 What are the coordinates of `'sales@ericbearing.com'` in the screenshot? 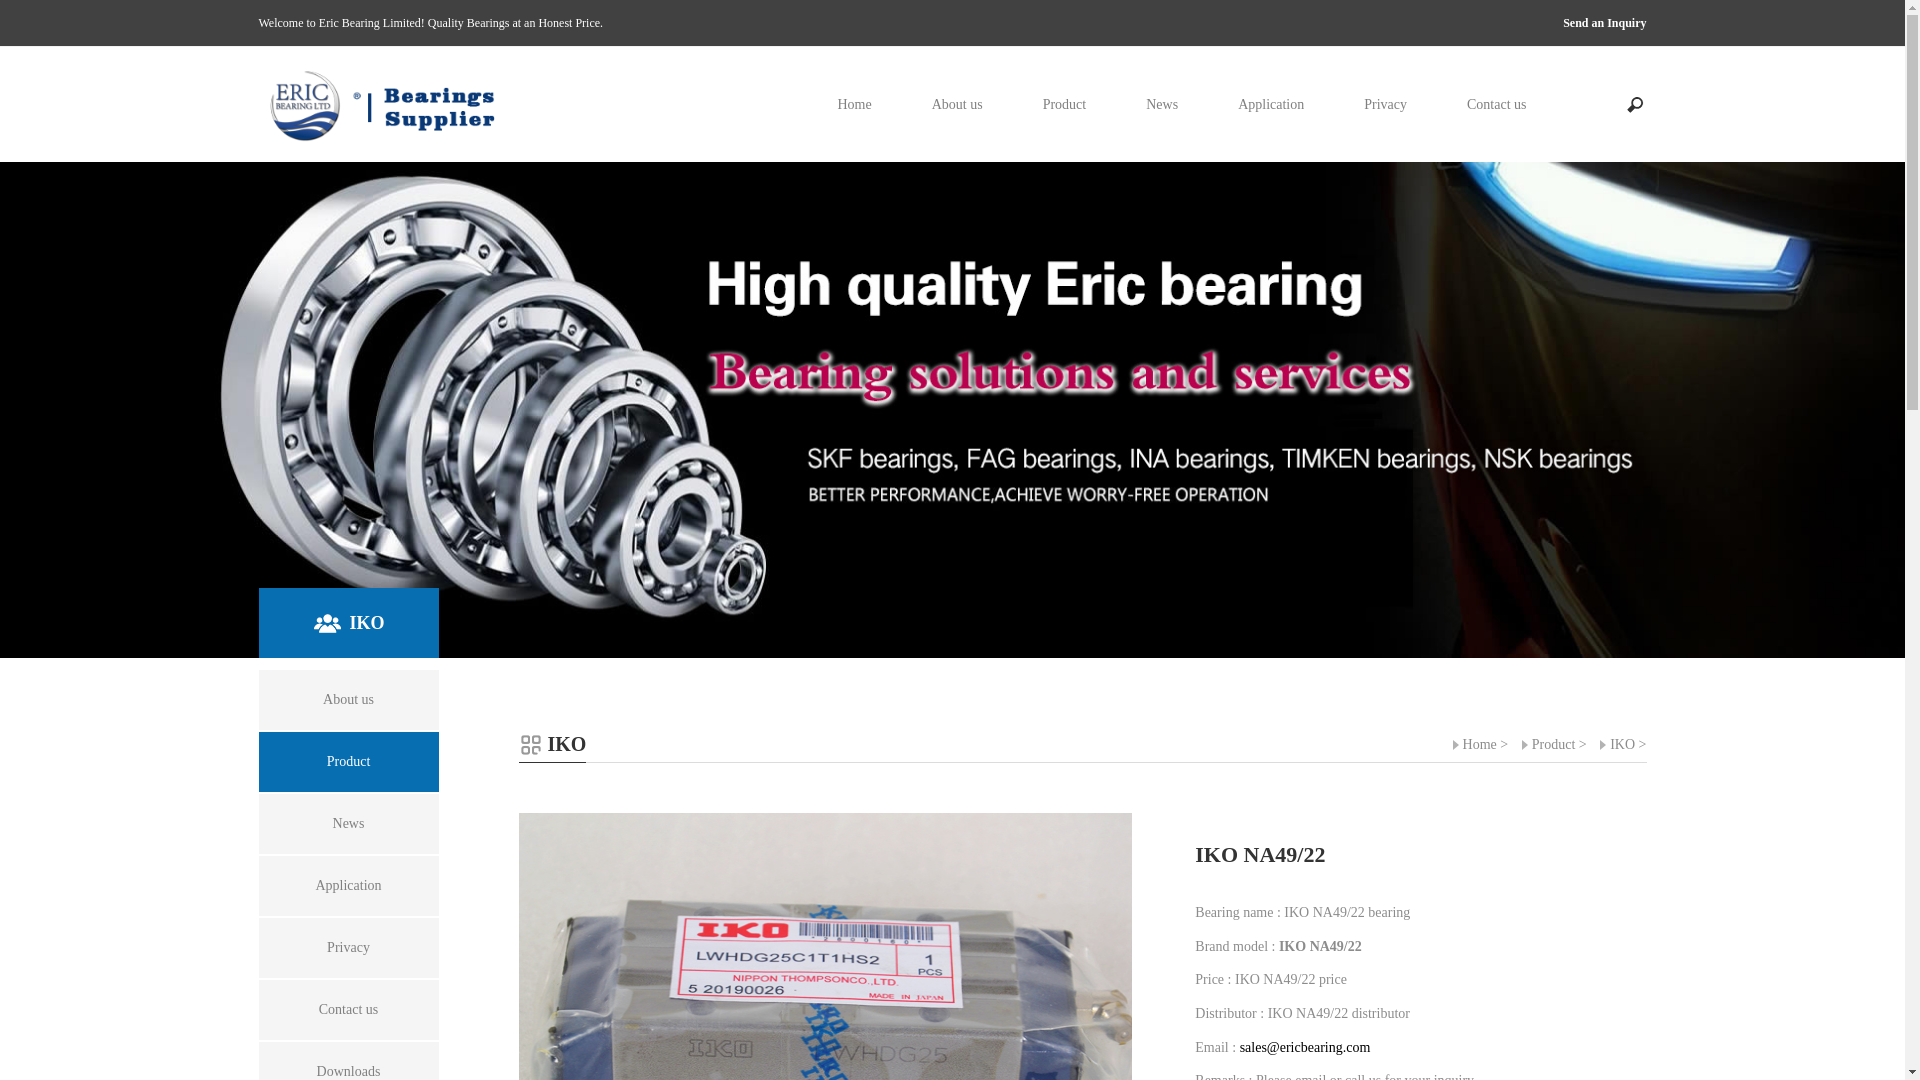 It's located at (1305, 1046).